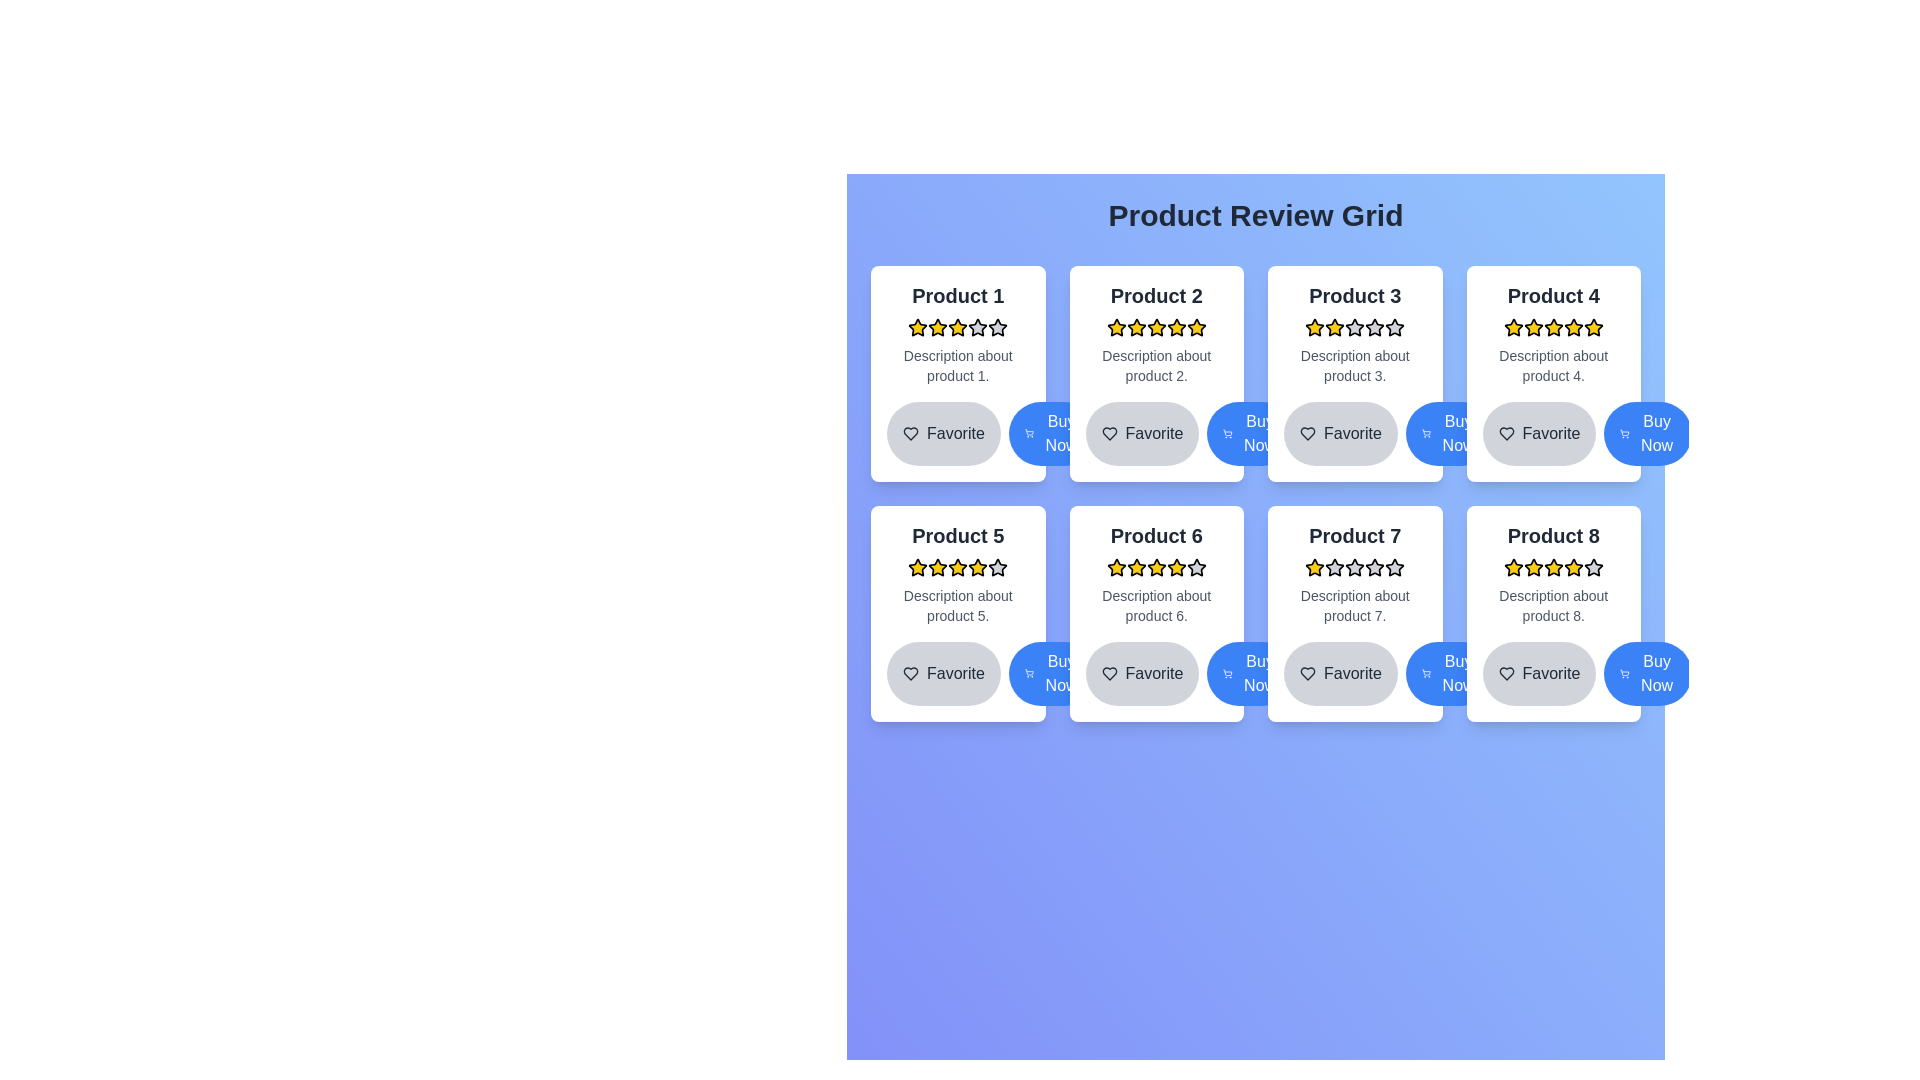 The image size is (1920, 1080). I want to click on the SVG shopping cart icon with a blue background located to the left of the 'Buy Now' label for 'Product 5', so click(1029, 674).